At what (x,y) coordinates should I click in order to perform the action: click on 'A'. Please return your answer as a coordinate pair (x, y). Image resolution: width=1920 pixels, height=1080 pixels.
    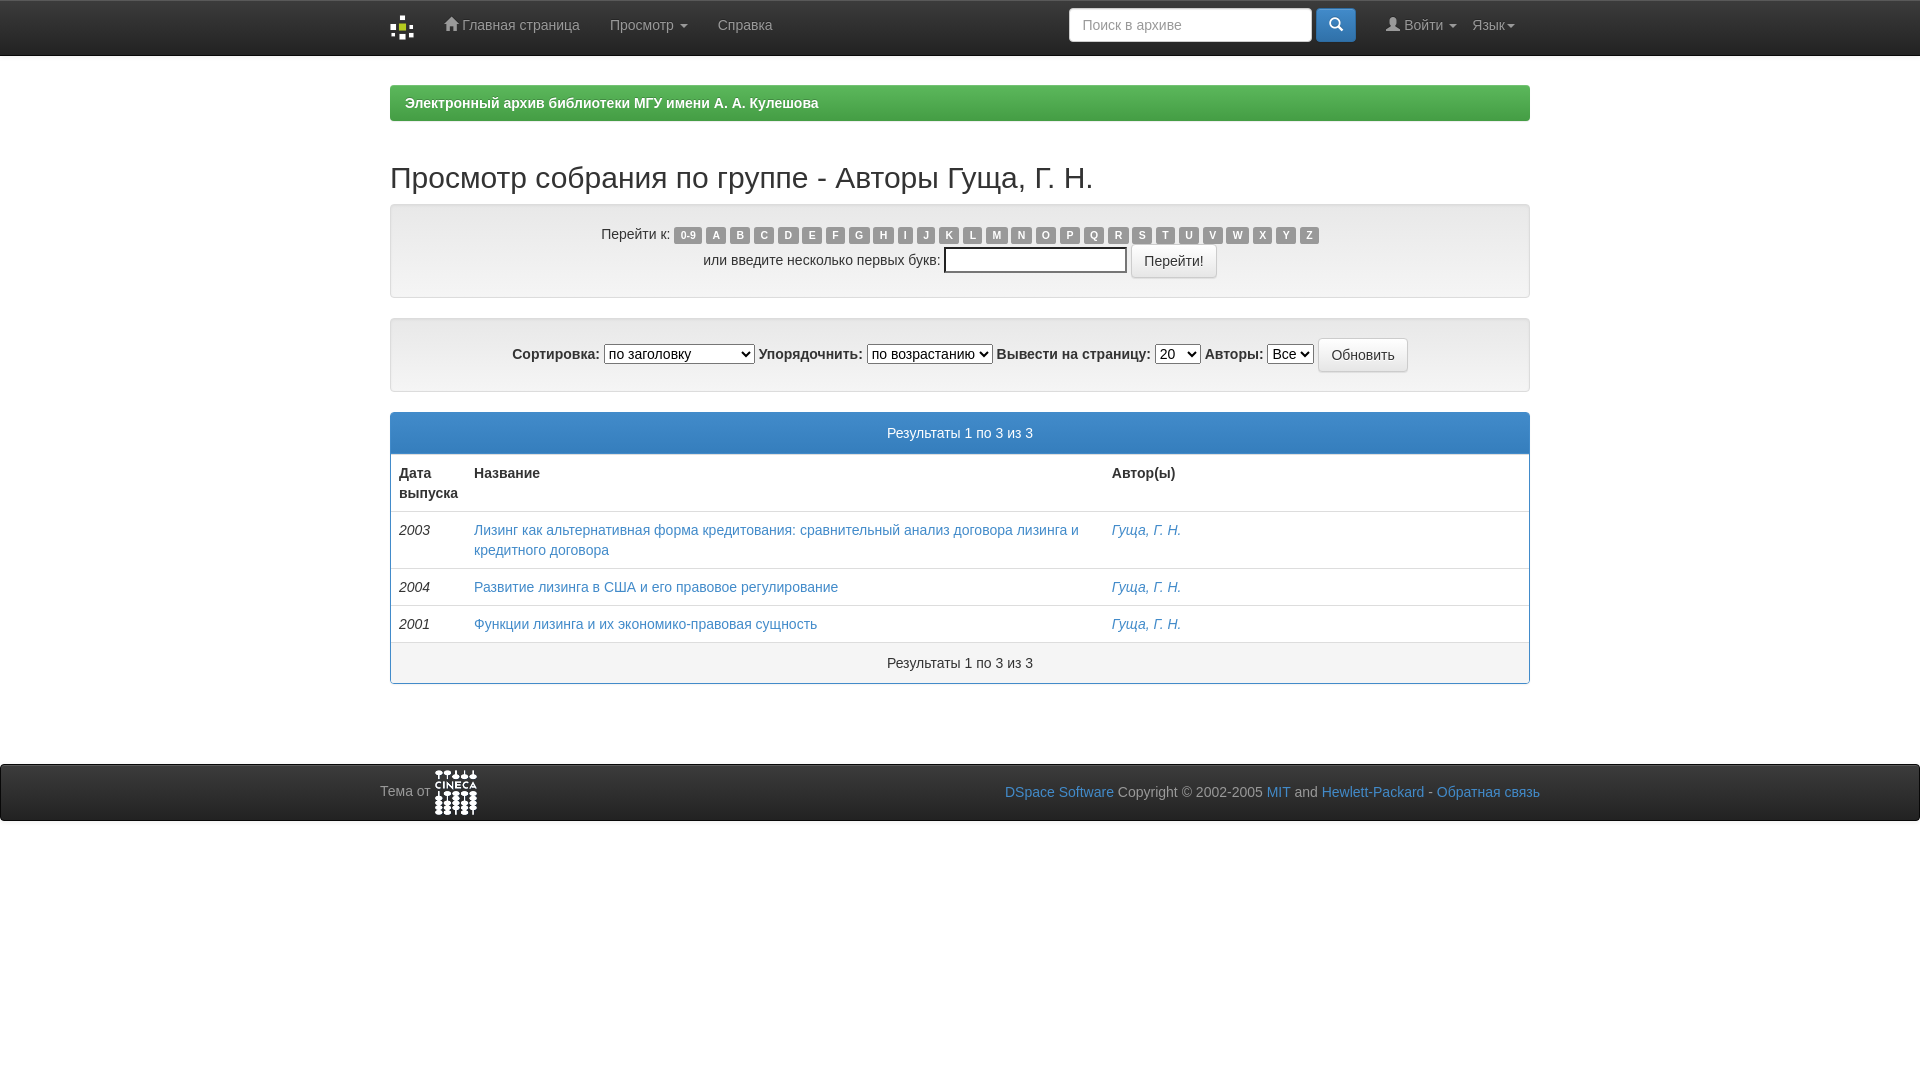
    Looking at the image, I should click on (705, 234).